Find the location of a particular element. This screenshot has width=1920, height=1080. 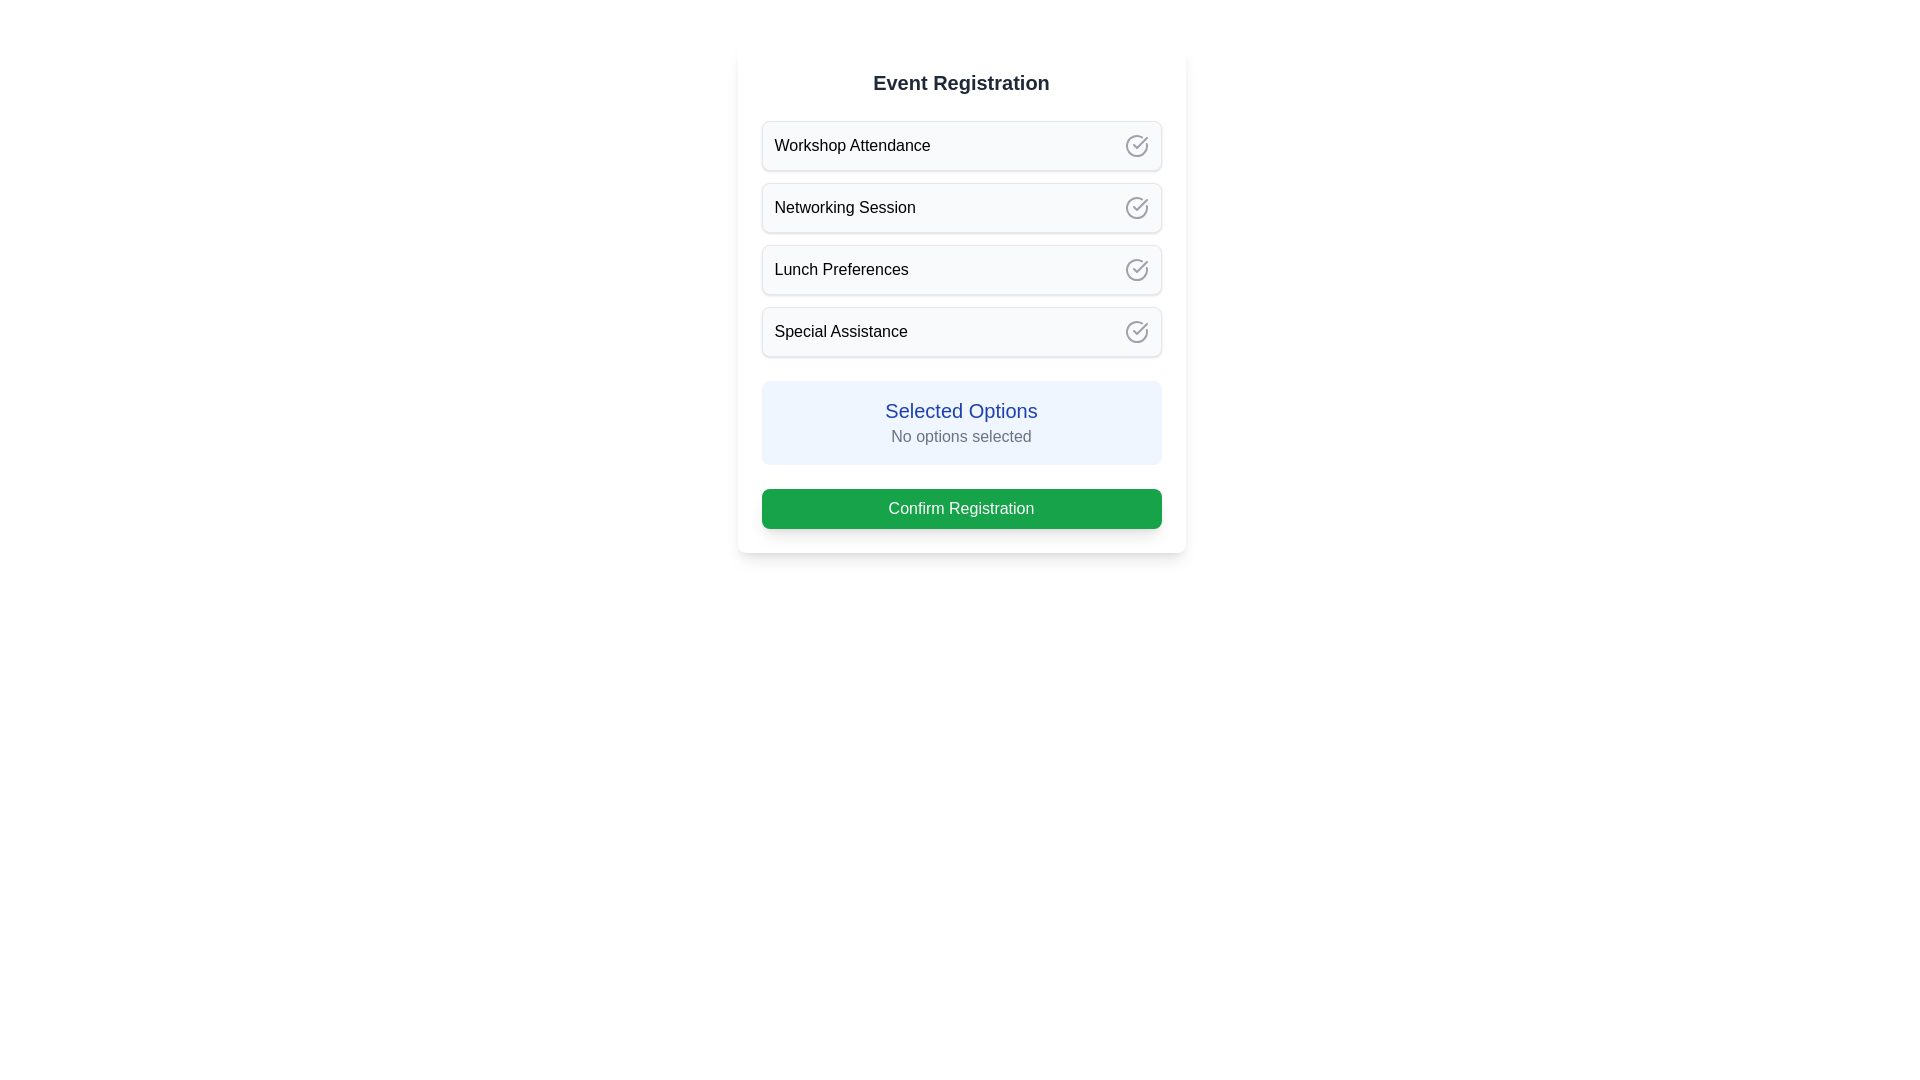

the static text label 'Lunch Preferences' which is the third item in the event registration form options, located below 'Networking Session' and above 'Special Assistance' is located at coordinates (841, 270).